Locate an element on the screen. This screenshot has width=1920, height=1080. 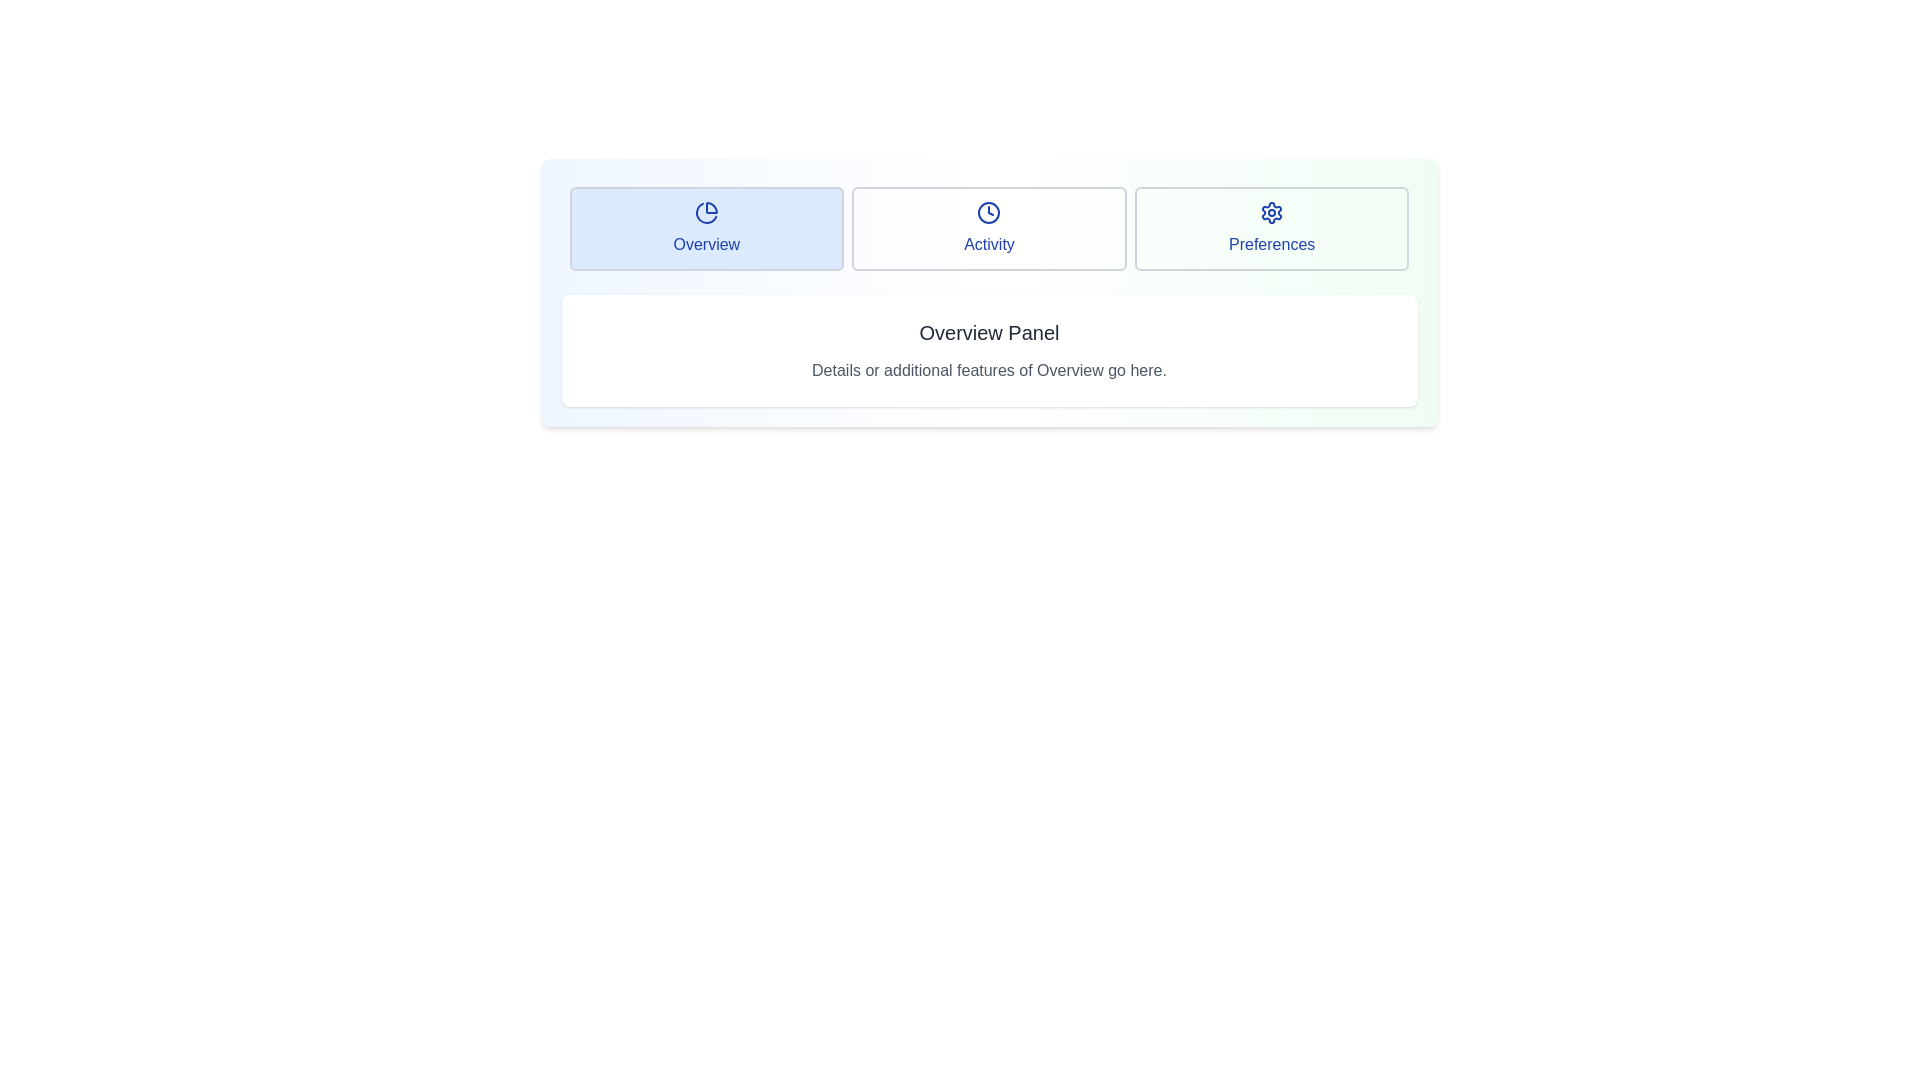
the tab labeled Activity to observe its hover effect is located at coordinates (989, 227).